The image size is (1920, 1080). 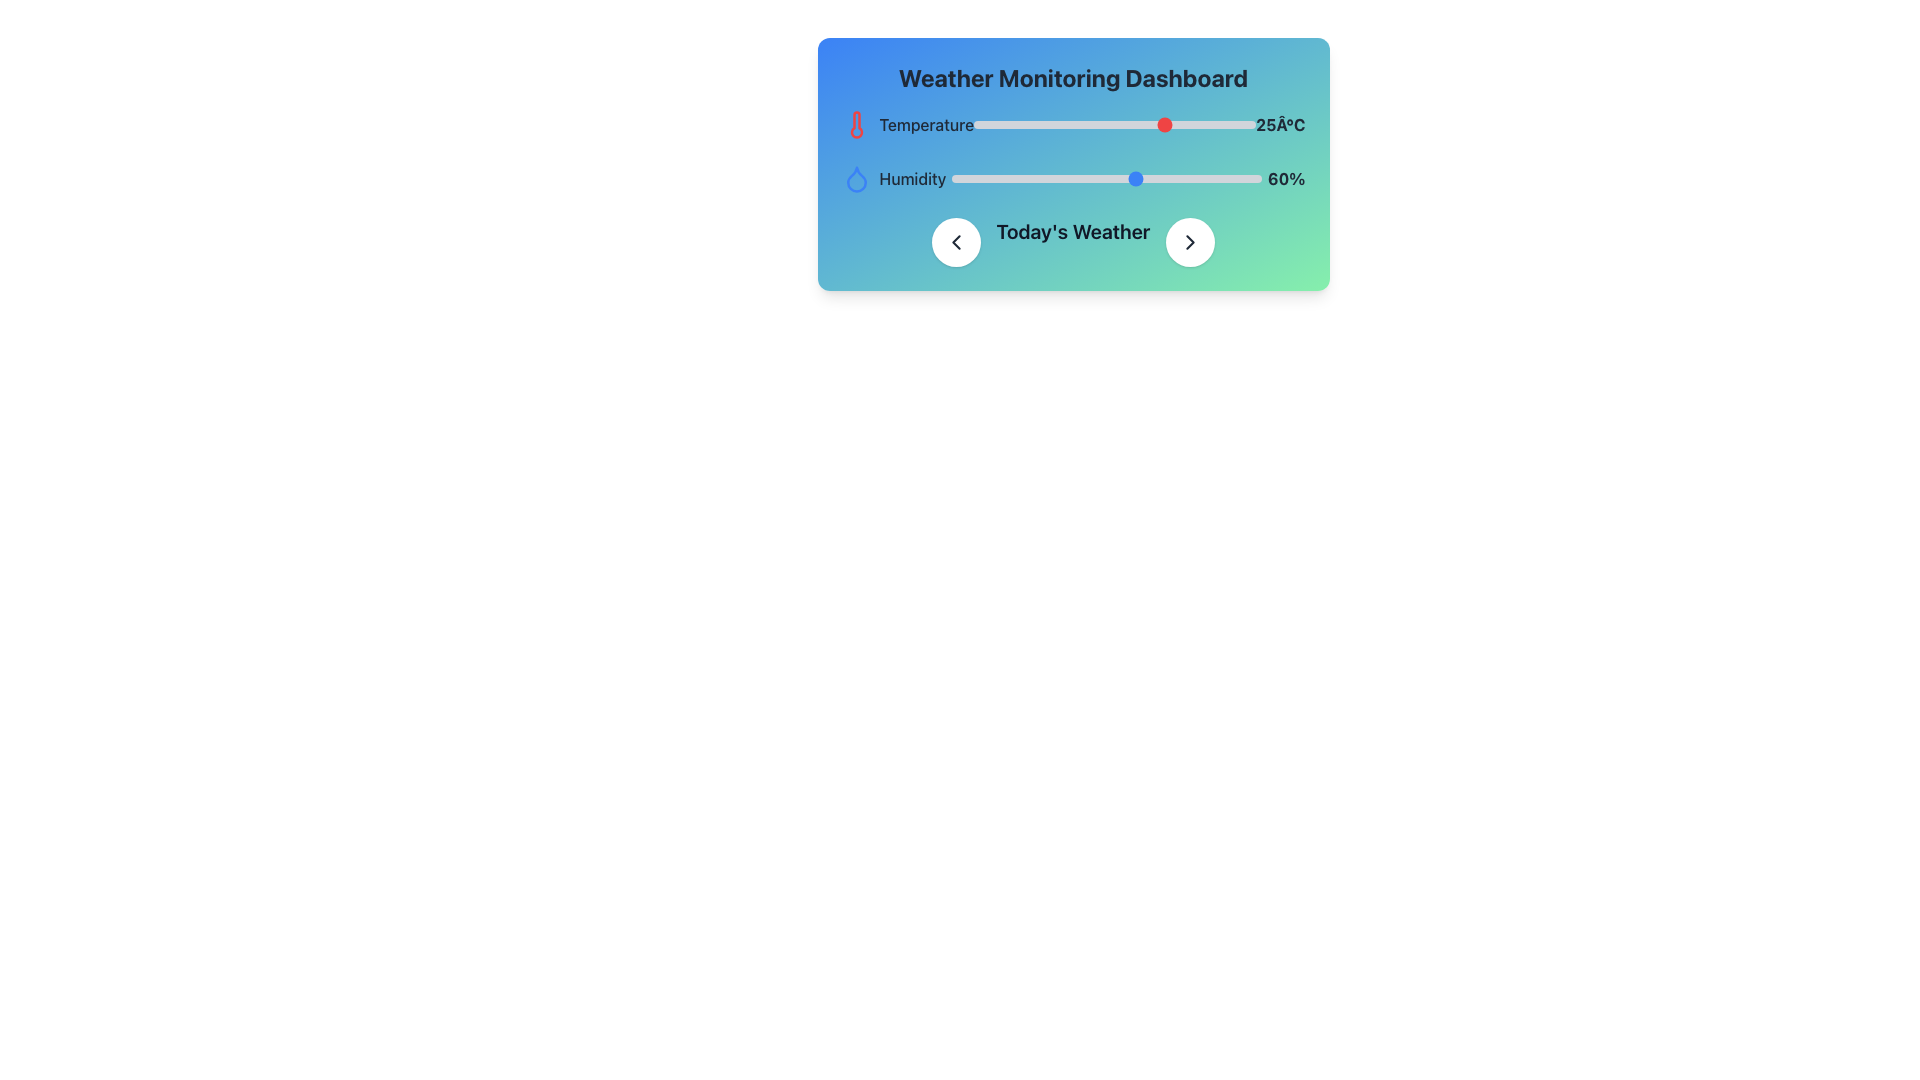 What do you see at coordinates (1103, 177) in the screenshot?
I see `humidity` at bounding box center [1103, 177].